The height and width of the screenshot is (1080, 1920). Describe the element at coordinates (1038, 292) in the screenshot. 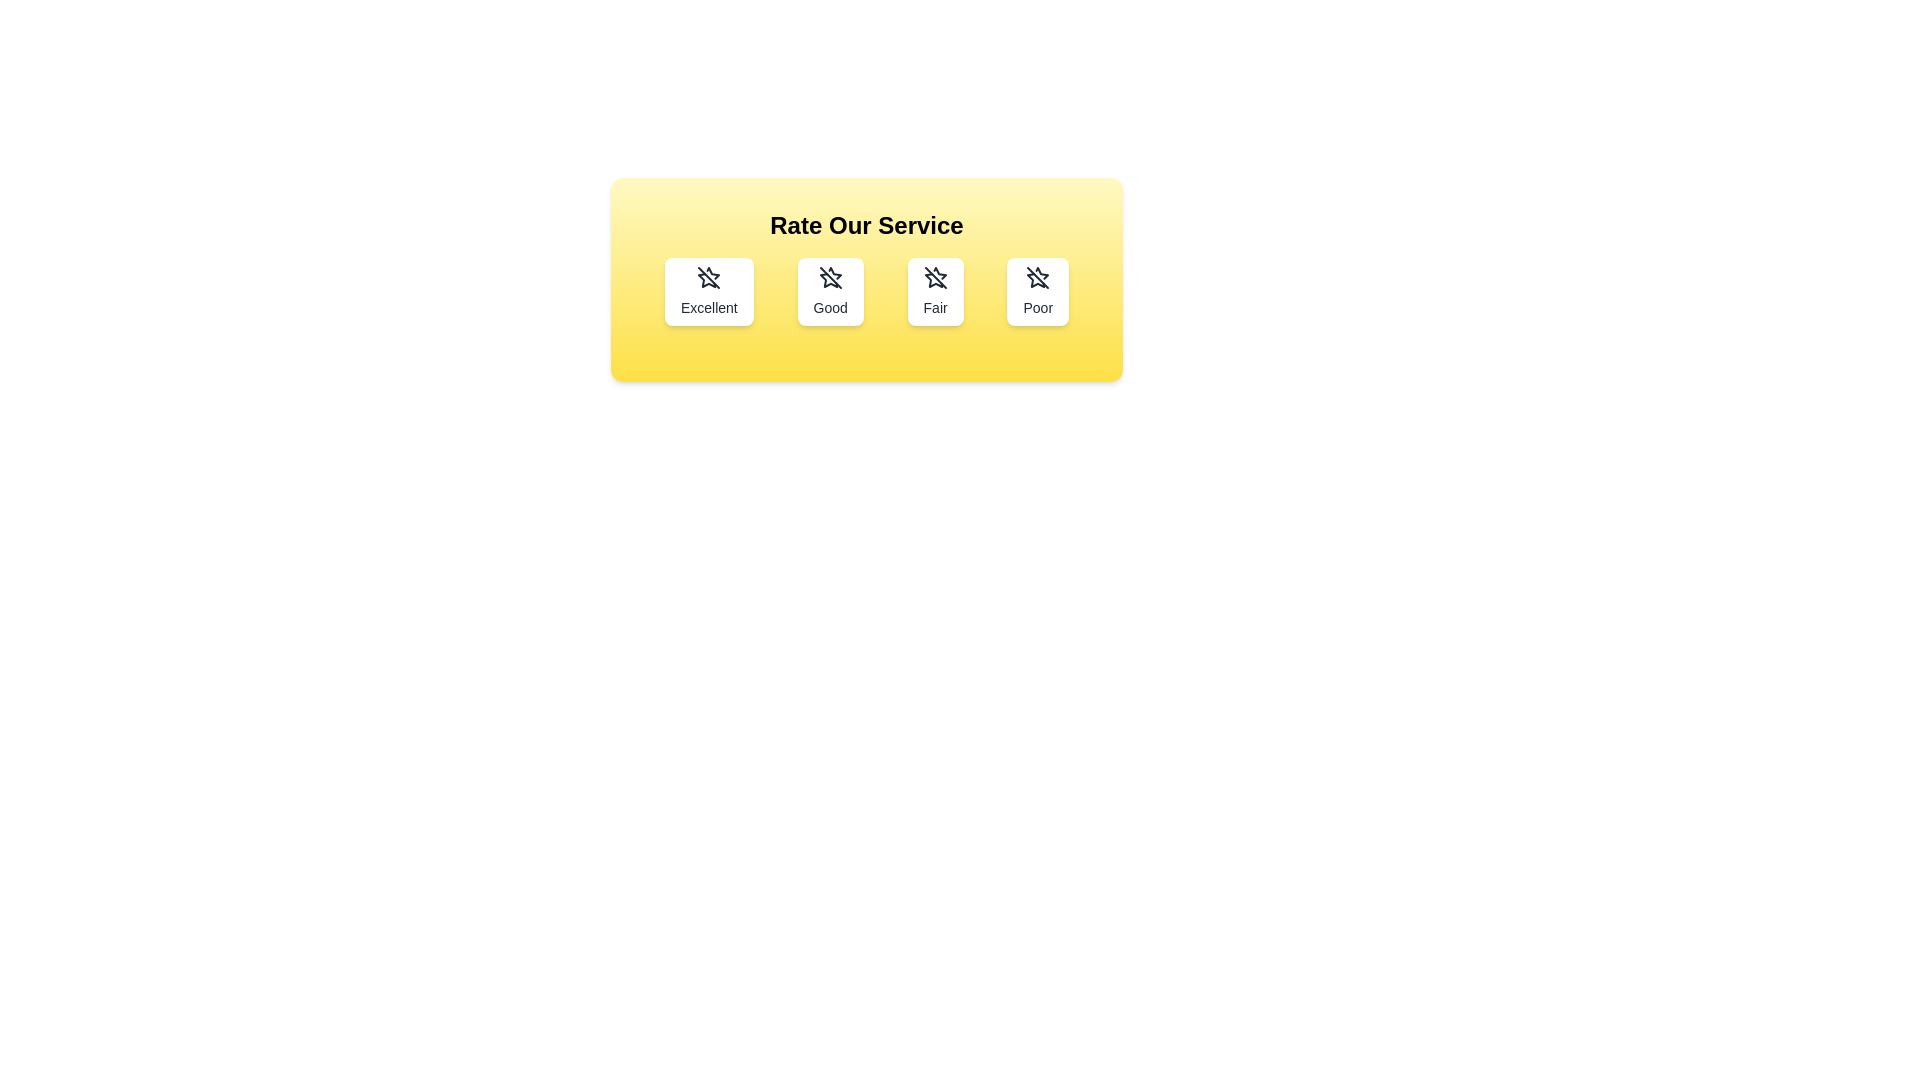

I see `the rating button labeled Poor to select it` at that location.